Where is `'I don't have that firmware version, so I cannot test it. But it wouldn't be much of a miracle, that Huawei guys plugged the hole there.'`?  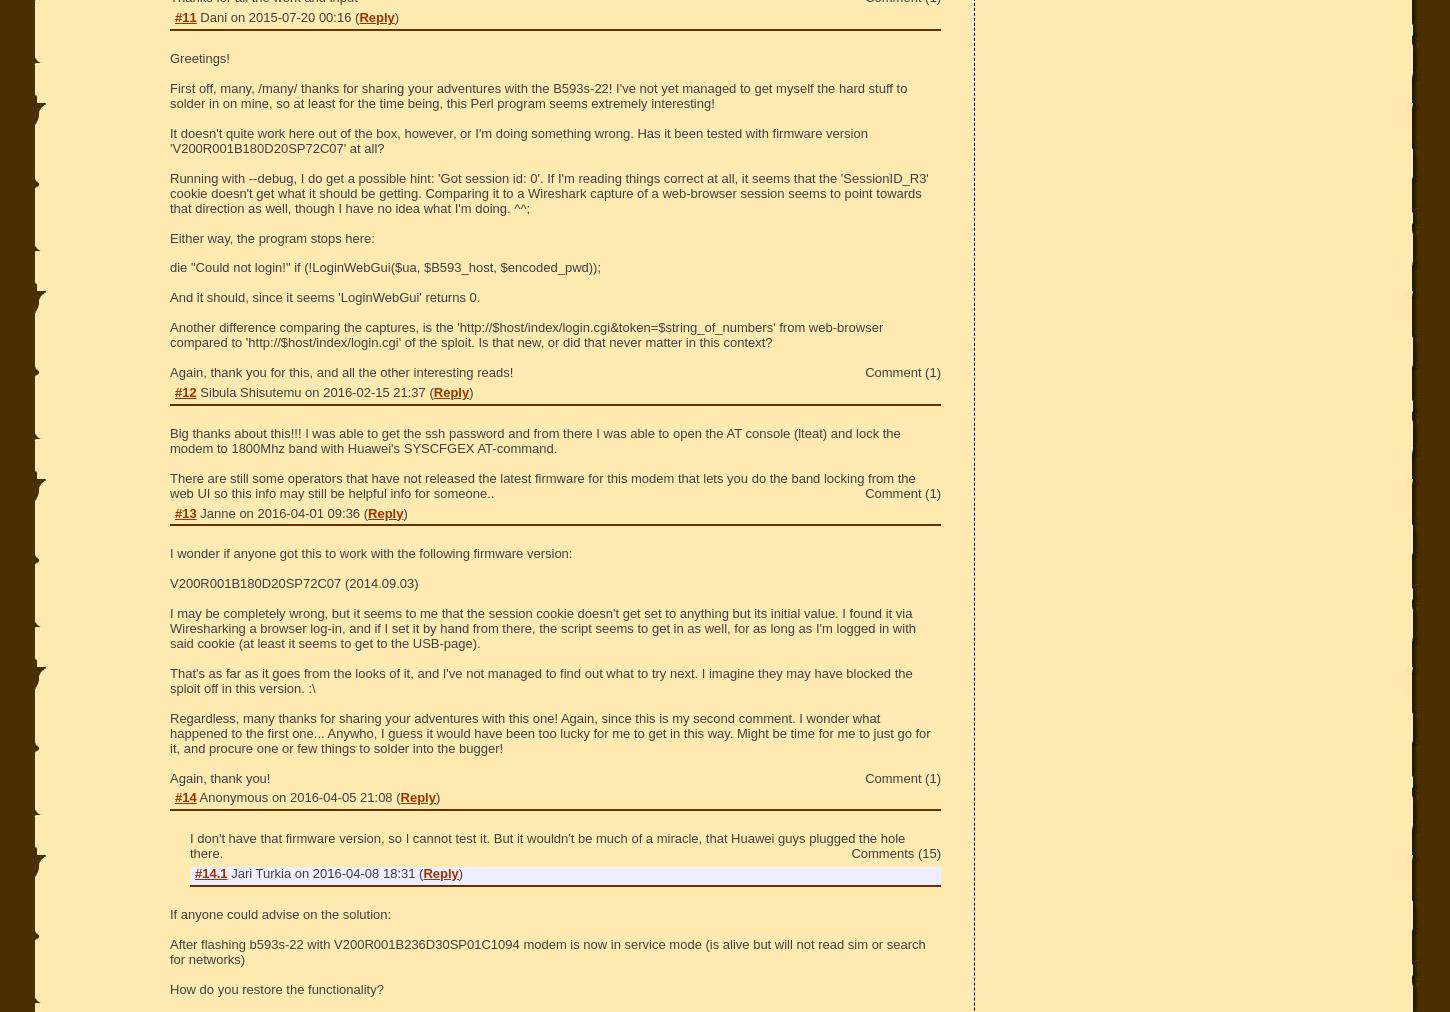
'I don't have that firmware version, so I cannot test it. But it wouldn't be much of a miracle, that Huawei guys plugged the hole there.' is located at coordinates (188, 845).